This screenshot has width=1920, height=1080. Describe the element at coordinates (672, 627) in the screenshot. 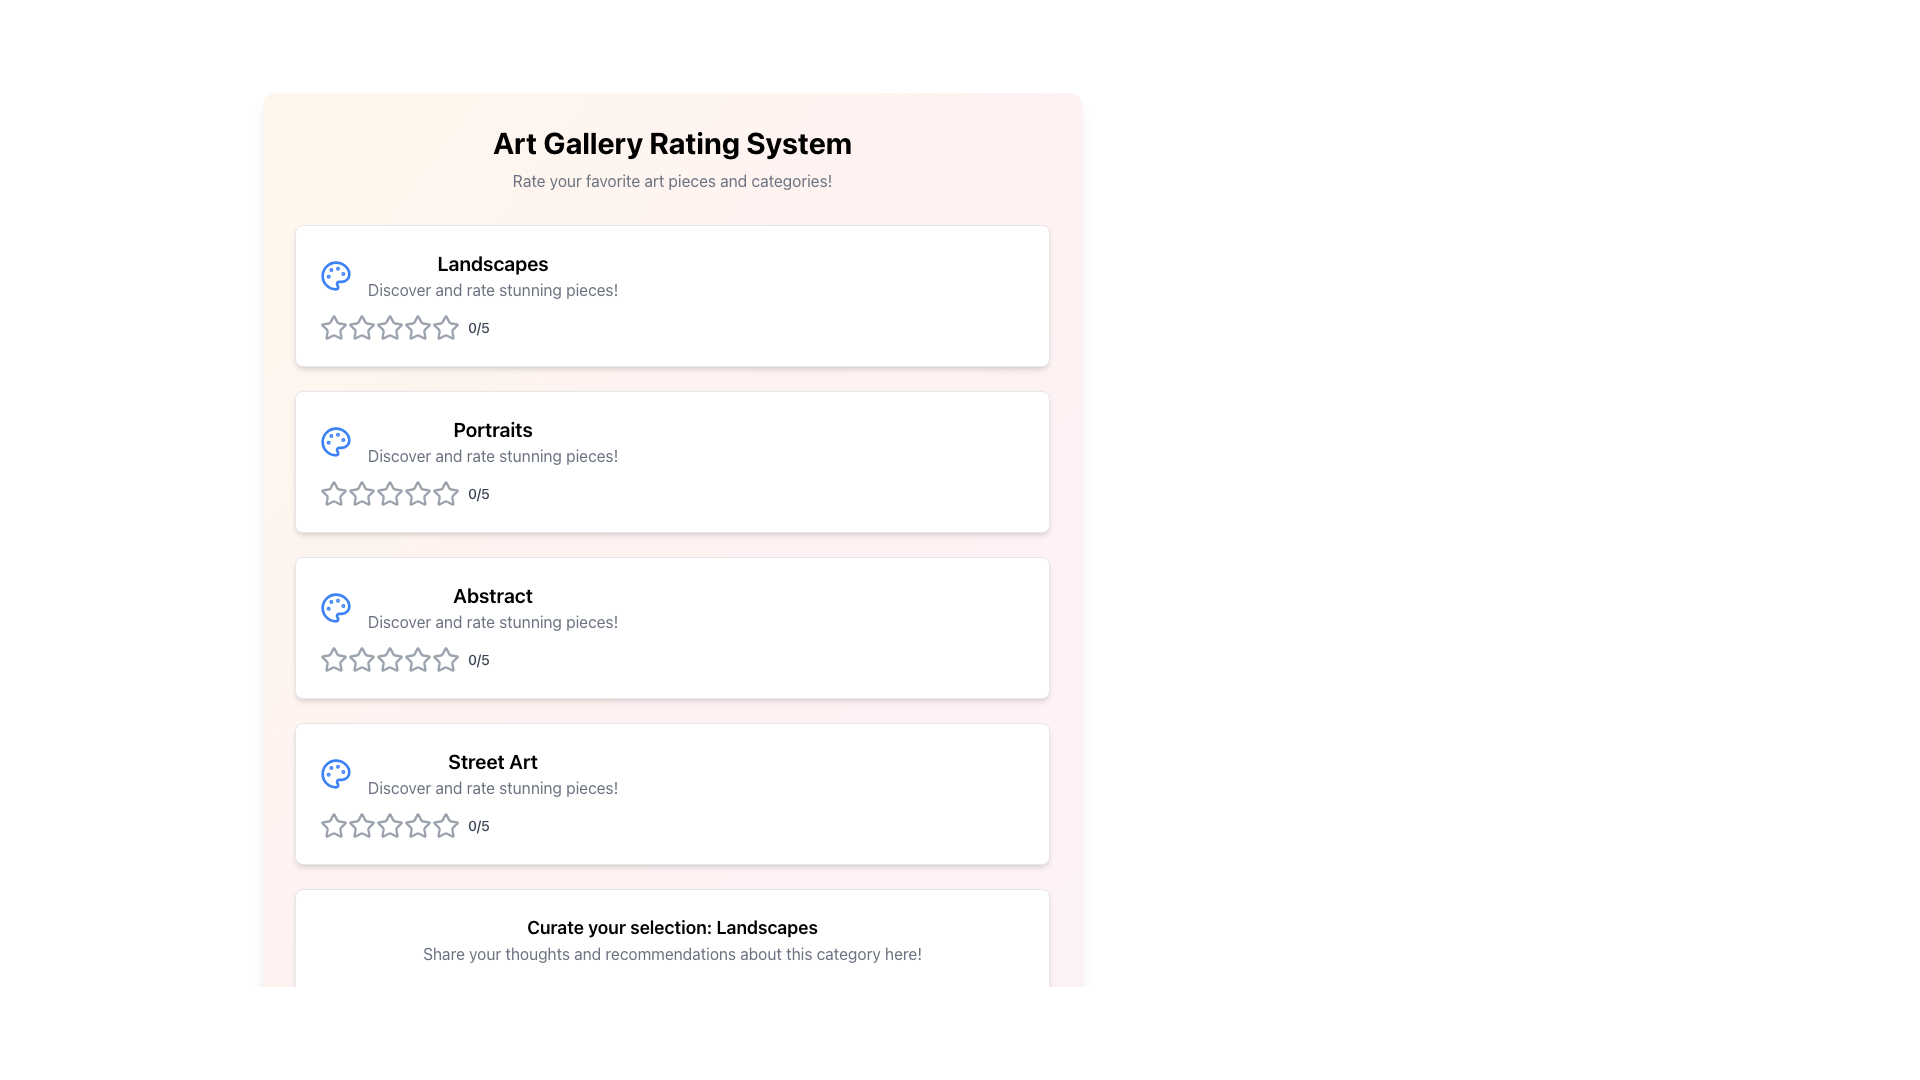

I see `the 'Abstract' category card, which is the third card in a vertical stack` at that location.